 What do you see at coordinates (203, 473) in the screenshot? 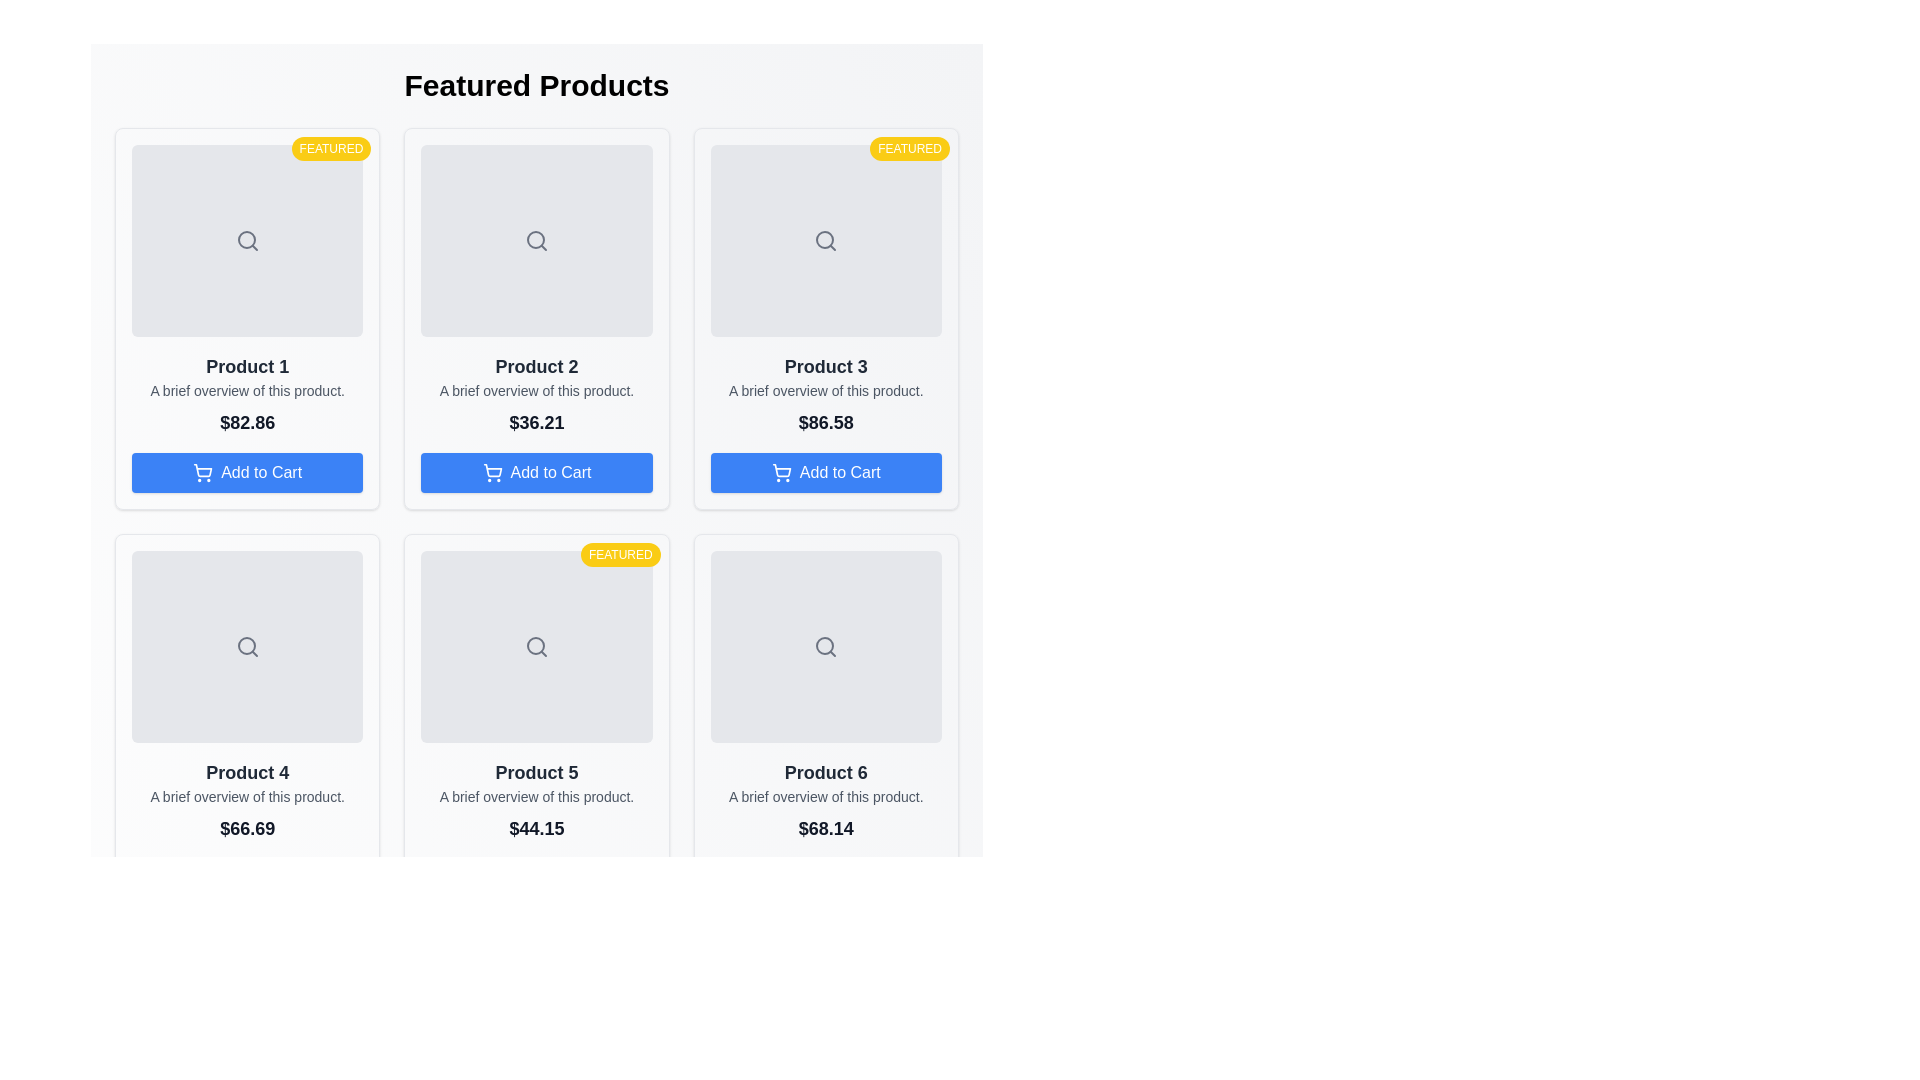
I see `the shopping cart icon within the 'Add to Cart' button for 'Product 1' located in the top-left section of the product grid` at bounding box center [203, 473].